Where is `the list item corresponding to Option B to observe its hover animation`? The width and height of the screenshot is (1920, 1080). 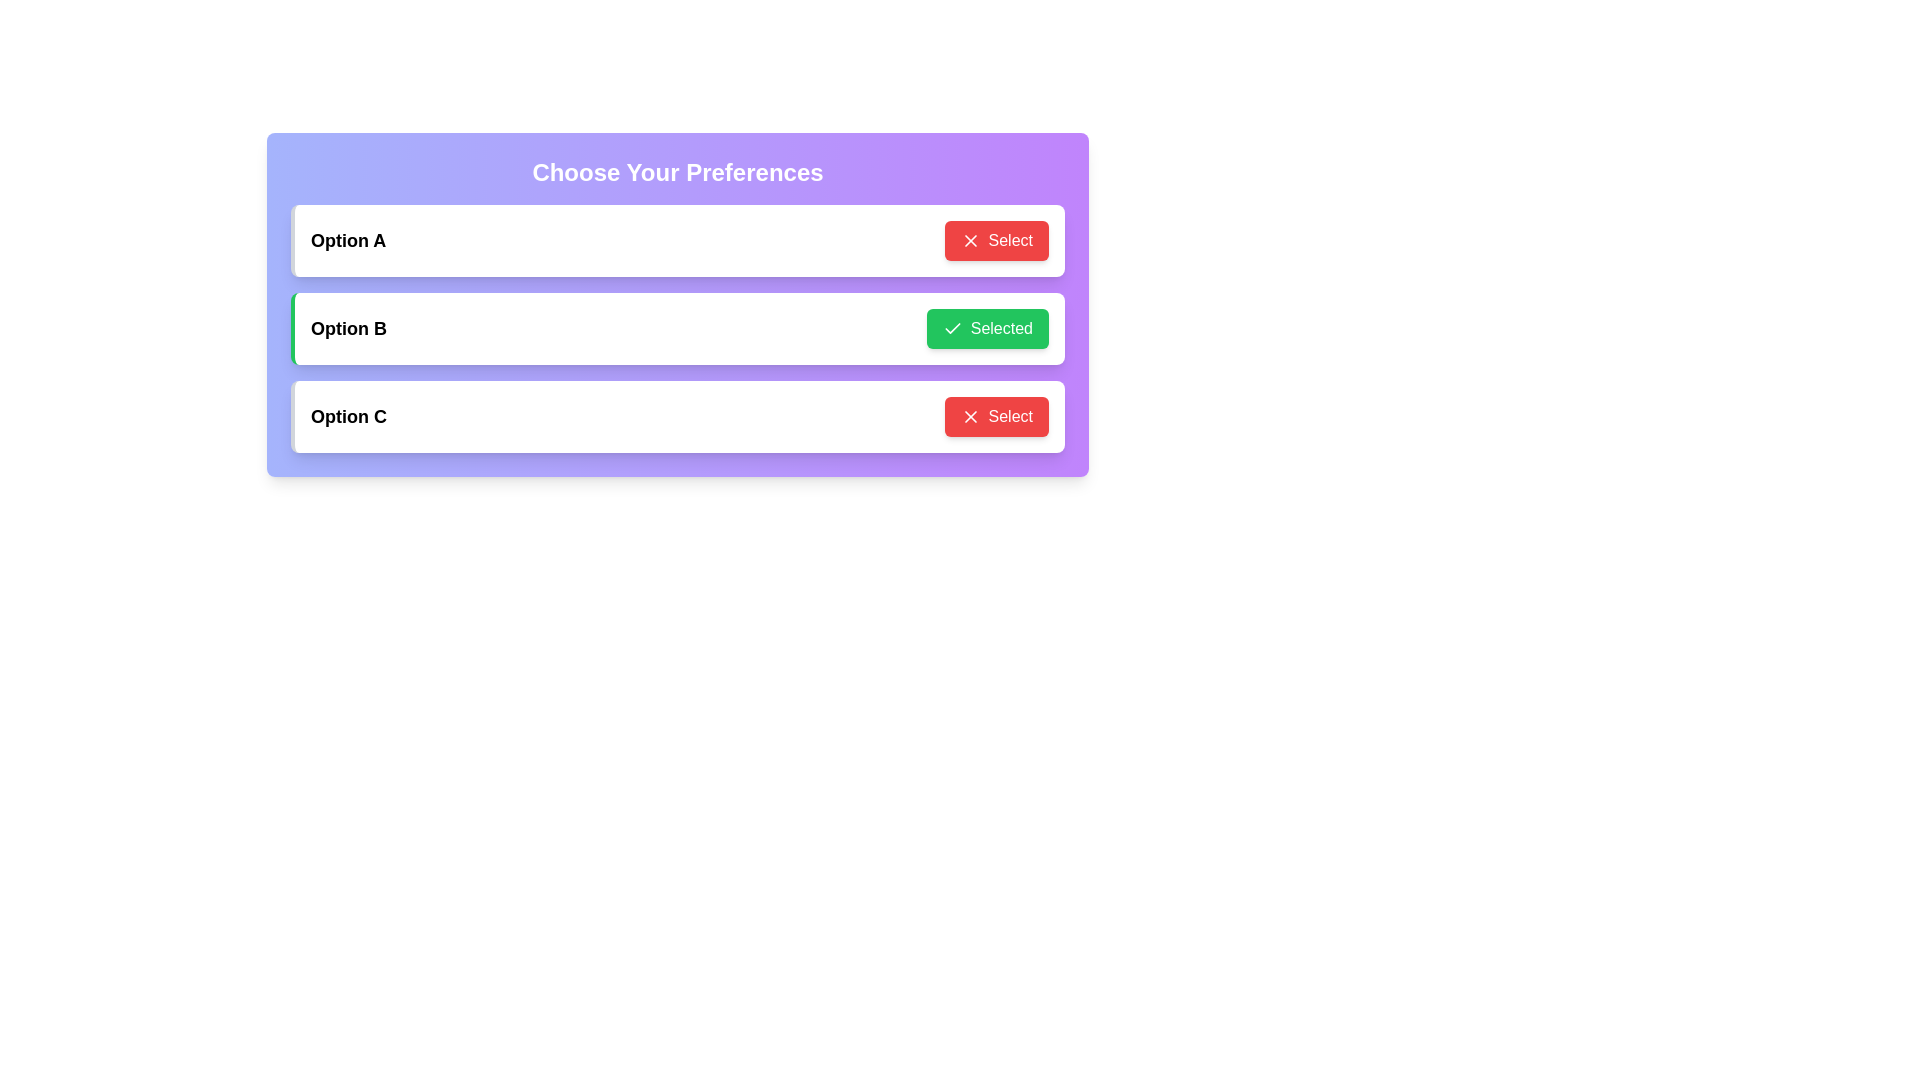 the list item corresponding to Option B to observe its hover animation is located at coordinates (677, 327).